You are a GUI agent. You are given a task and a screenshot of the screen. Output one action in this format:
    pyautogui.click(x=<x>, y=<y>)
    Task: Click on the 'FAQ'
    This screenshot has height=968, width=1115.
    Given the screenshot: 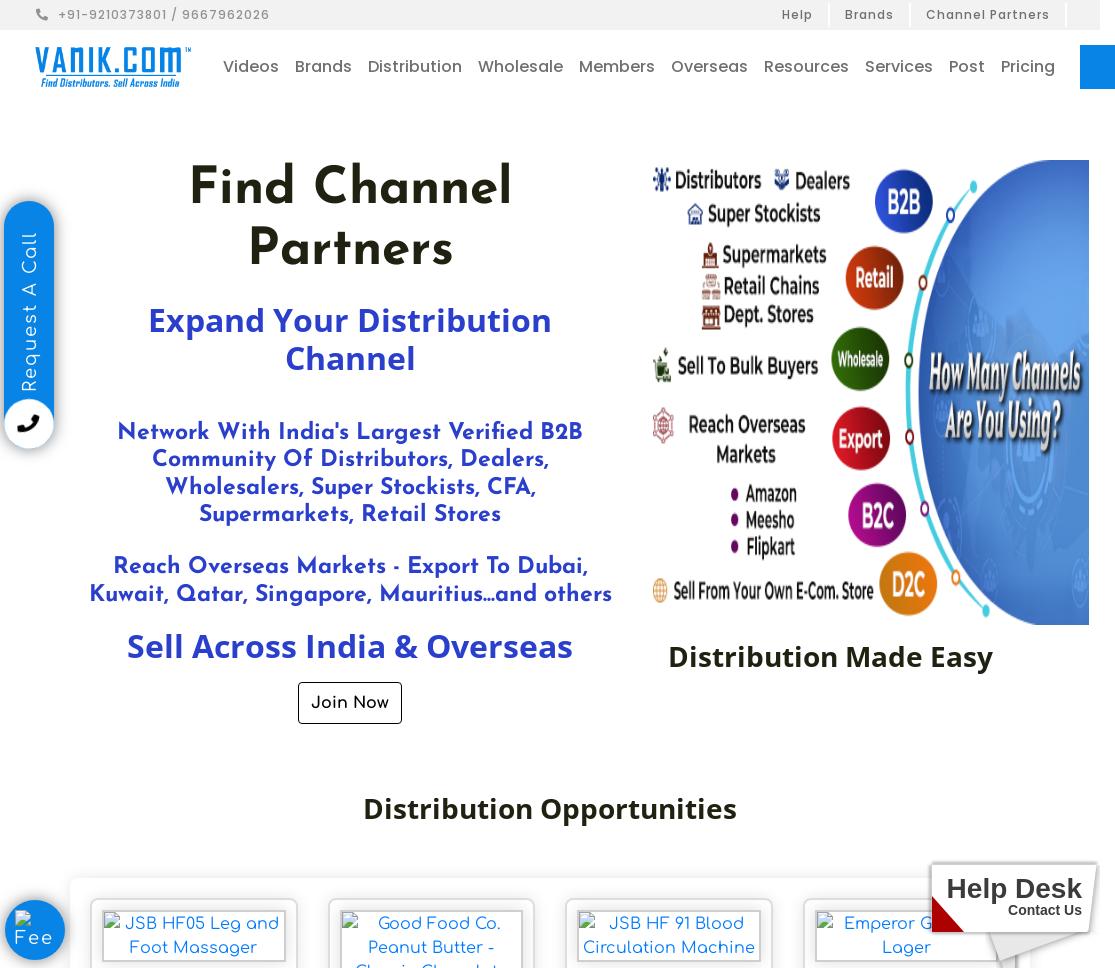 What is the action you would take?
    pyautogui.click(x=917, y=174)
    